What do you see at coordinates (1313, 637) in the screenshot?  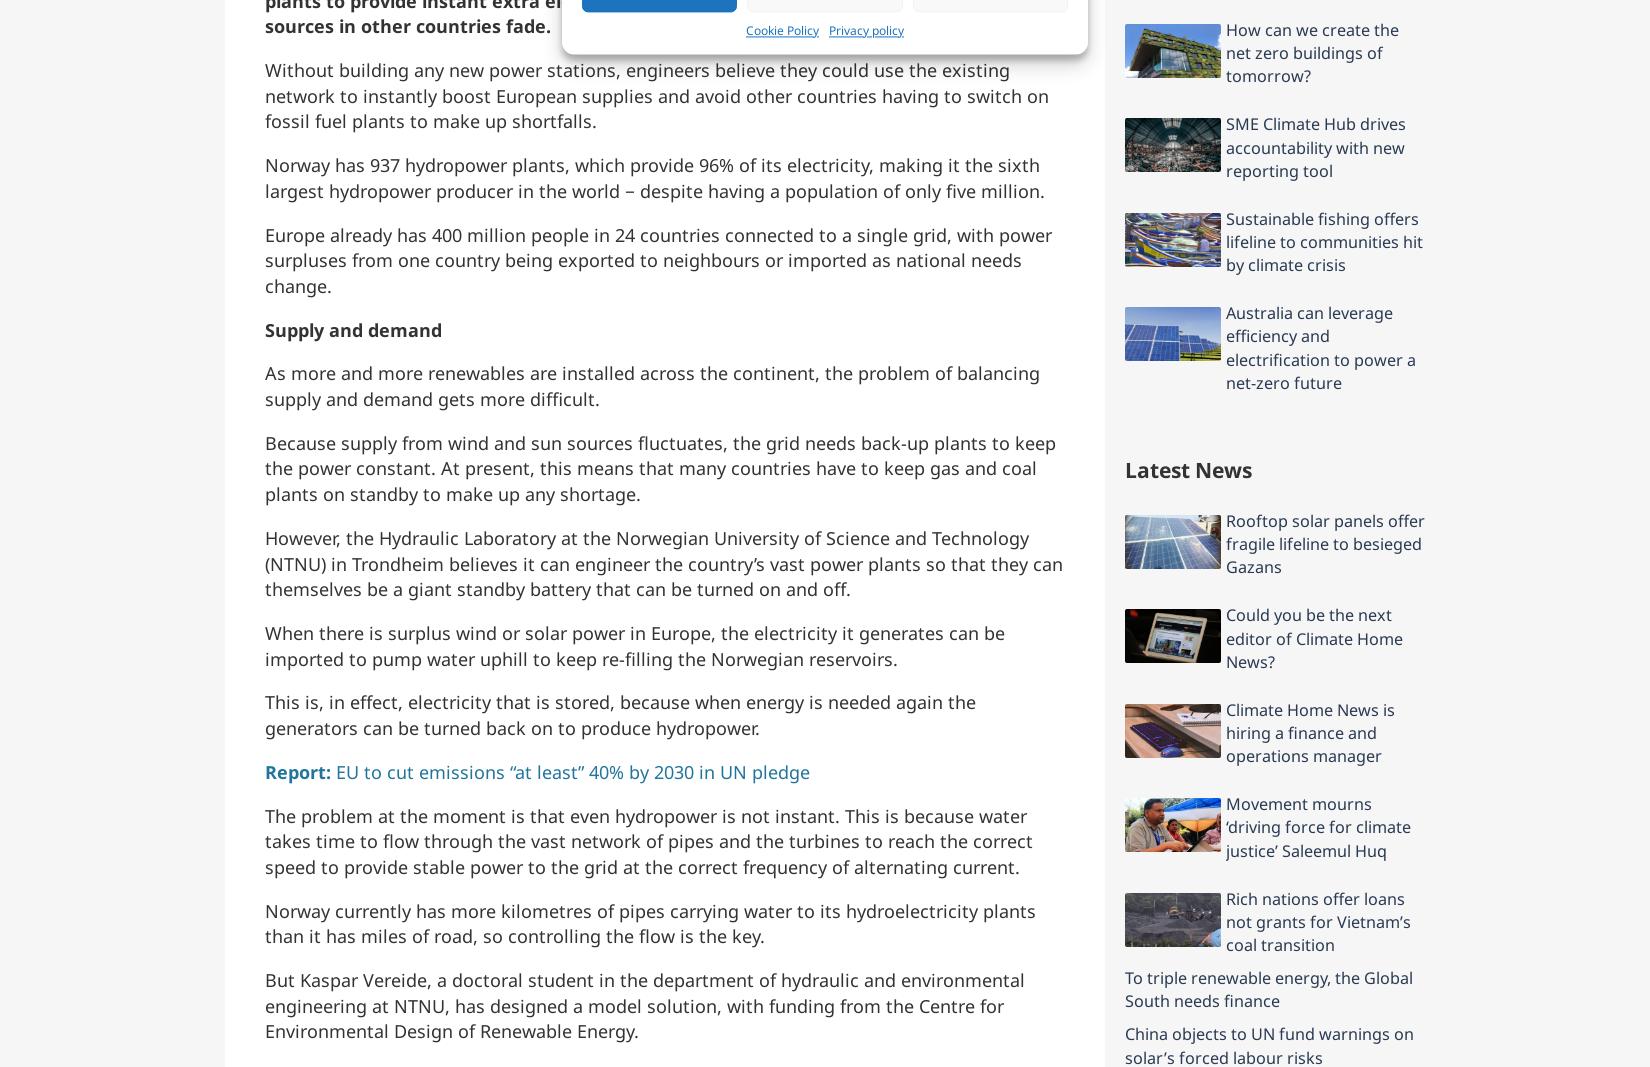 I see `'Could you be the next editor of Climate Home News?'` at bounding box center [1313, 637].